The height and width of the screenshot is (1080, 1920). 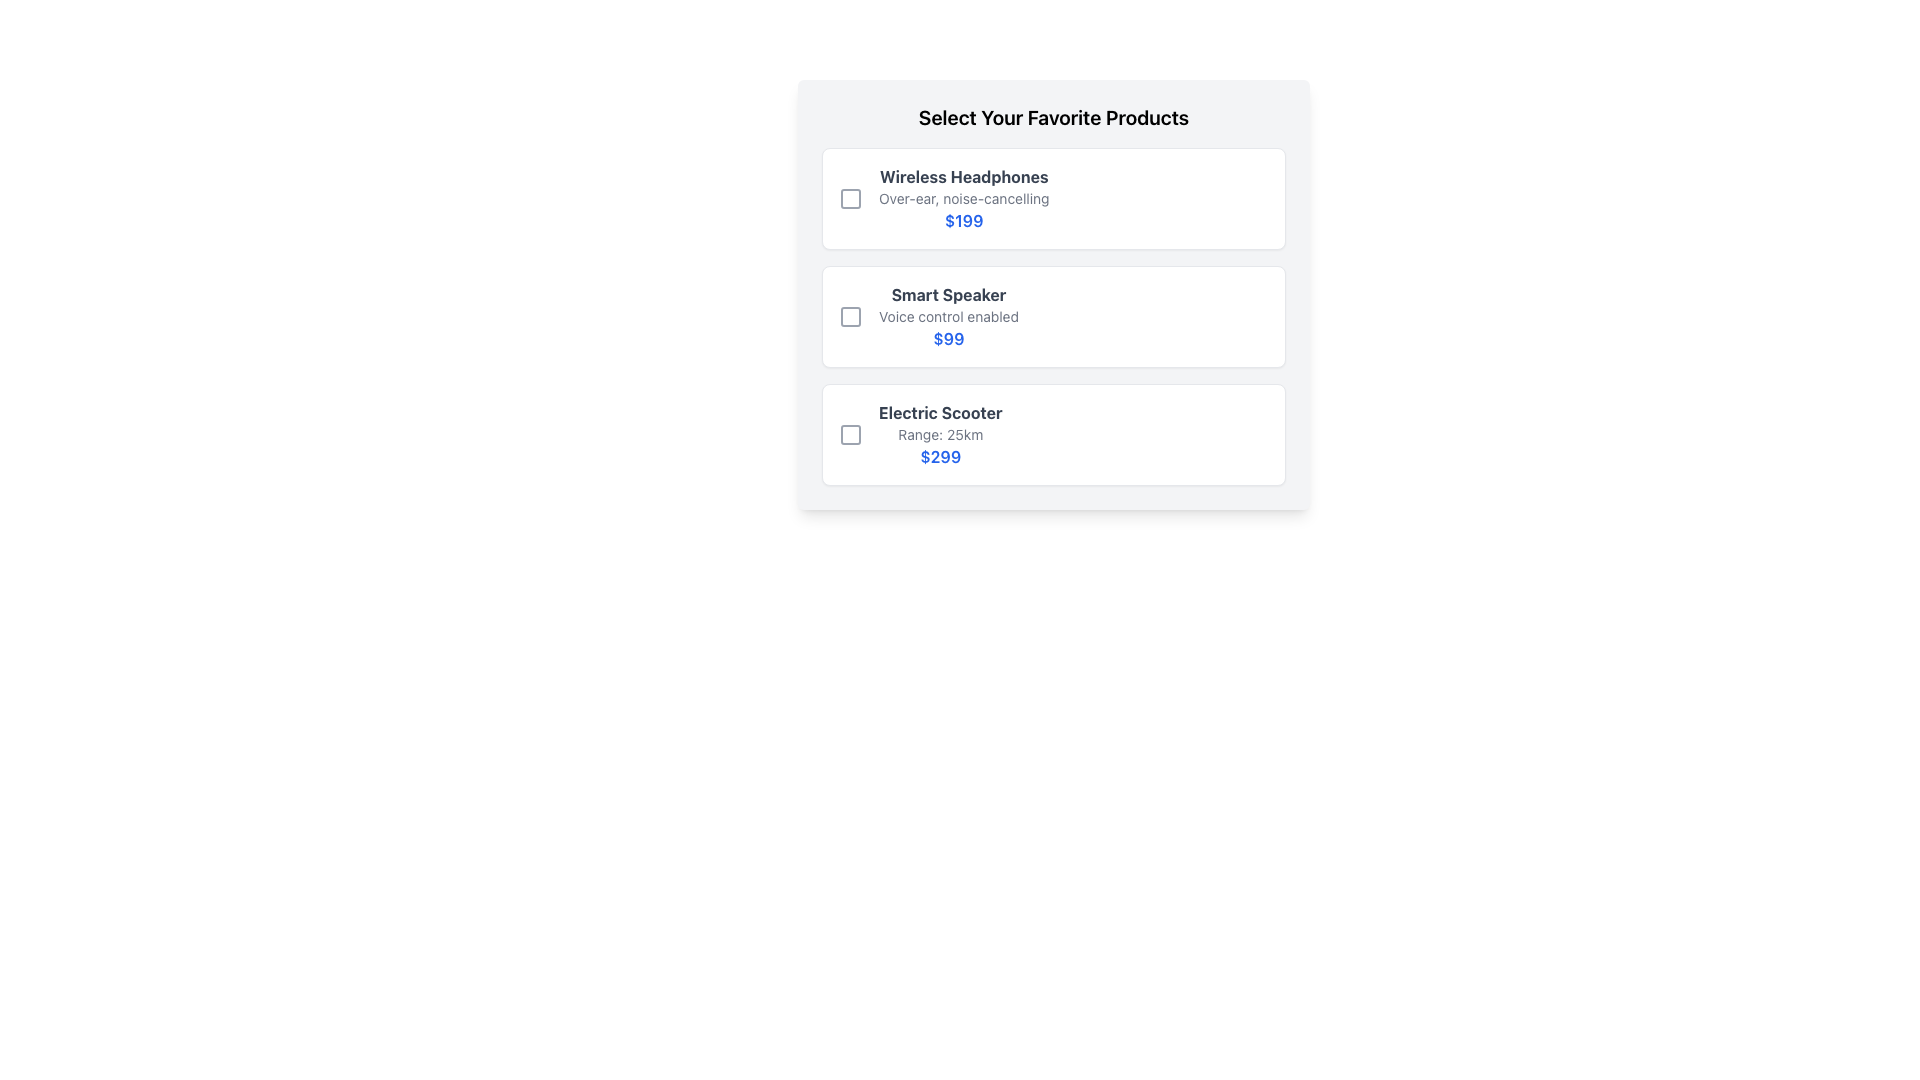 I want to click on the text label element that displays 'Over-ear, noise-cancelling', which is positioned below 'Wireless Headphones' and above the price '$199', so click(x=964, y=199).